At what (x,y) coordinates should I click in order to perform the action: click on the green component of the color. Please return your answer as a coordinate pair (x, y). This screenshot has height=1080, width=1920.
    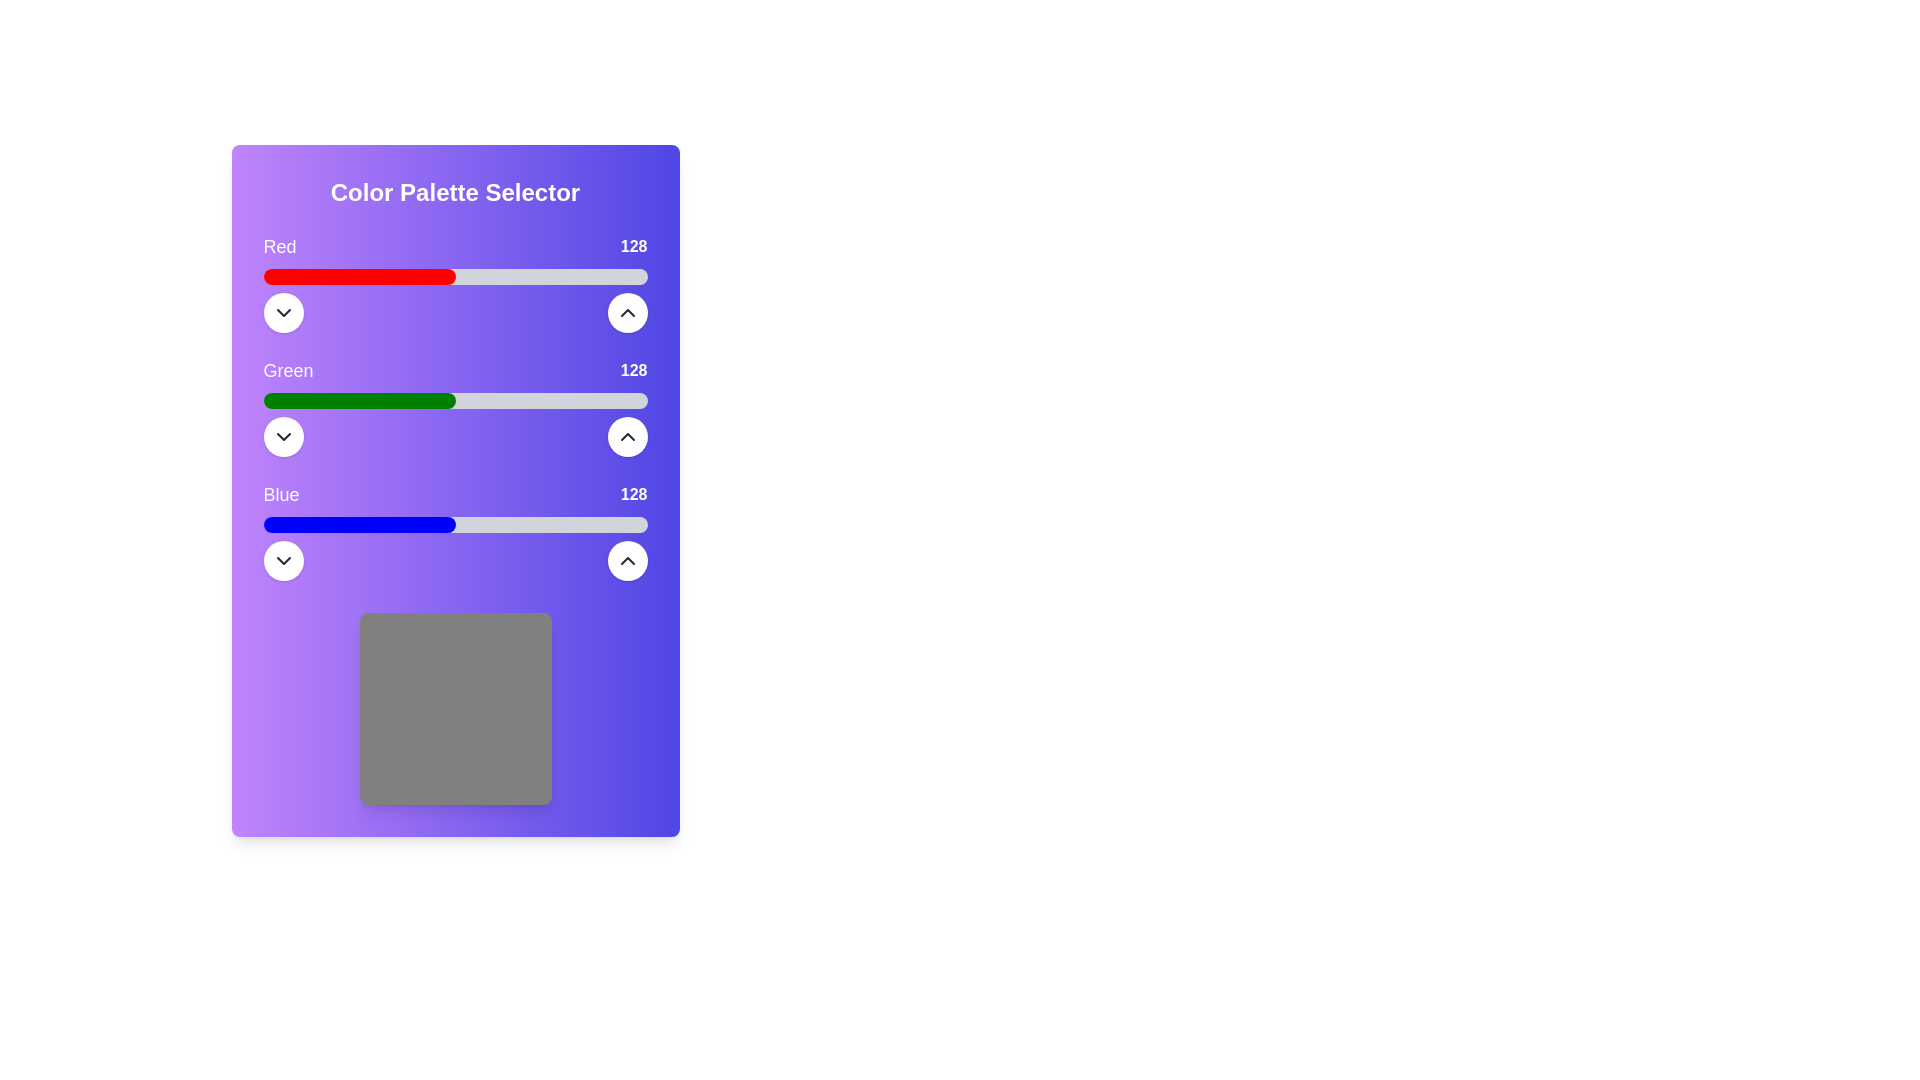
    Looking at the image, I should click on (371, 401).